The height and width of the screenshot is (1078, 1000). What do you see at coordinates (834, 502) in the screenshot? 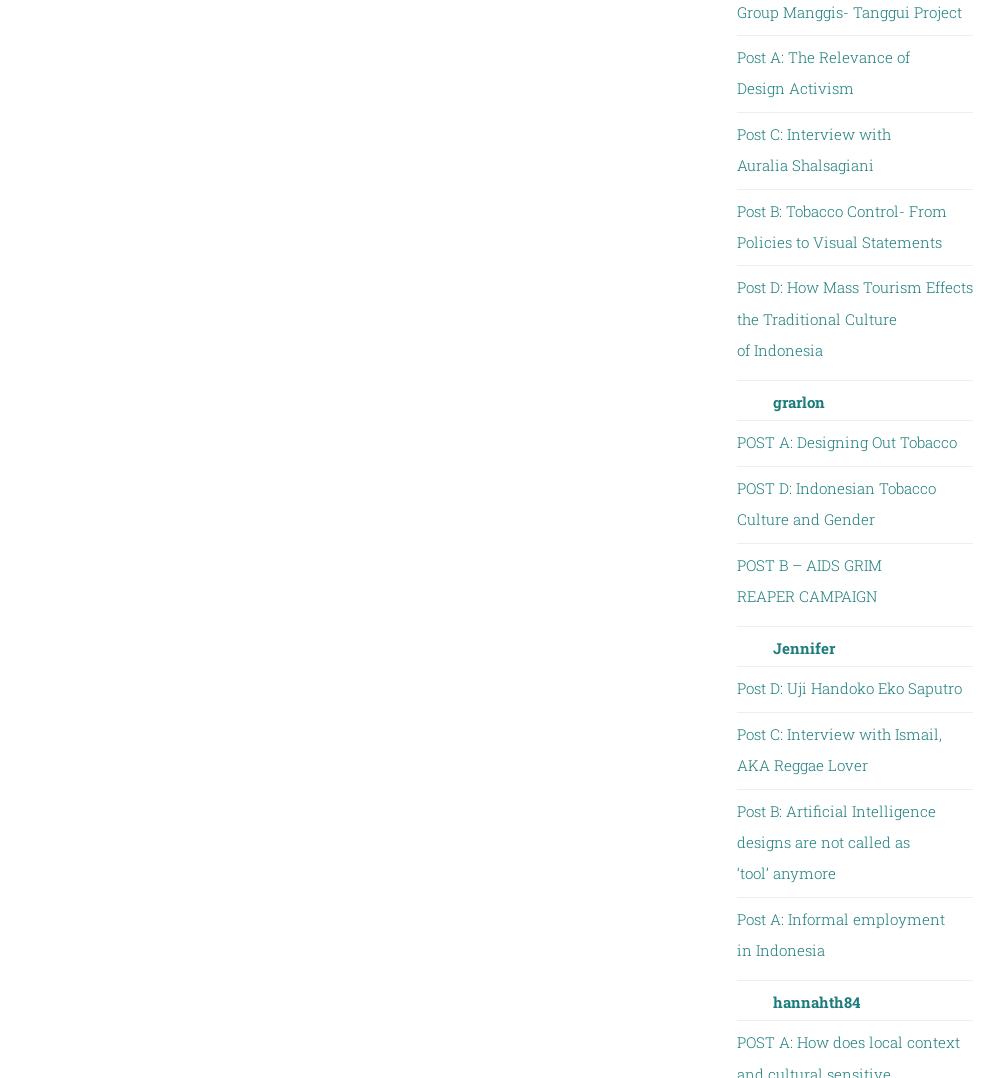
I see `'POST D: Indonesian Tobacco Culture and Gender'` at bounding box center [834, 502].